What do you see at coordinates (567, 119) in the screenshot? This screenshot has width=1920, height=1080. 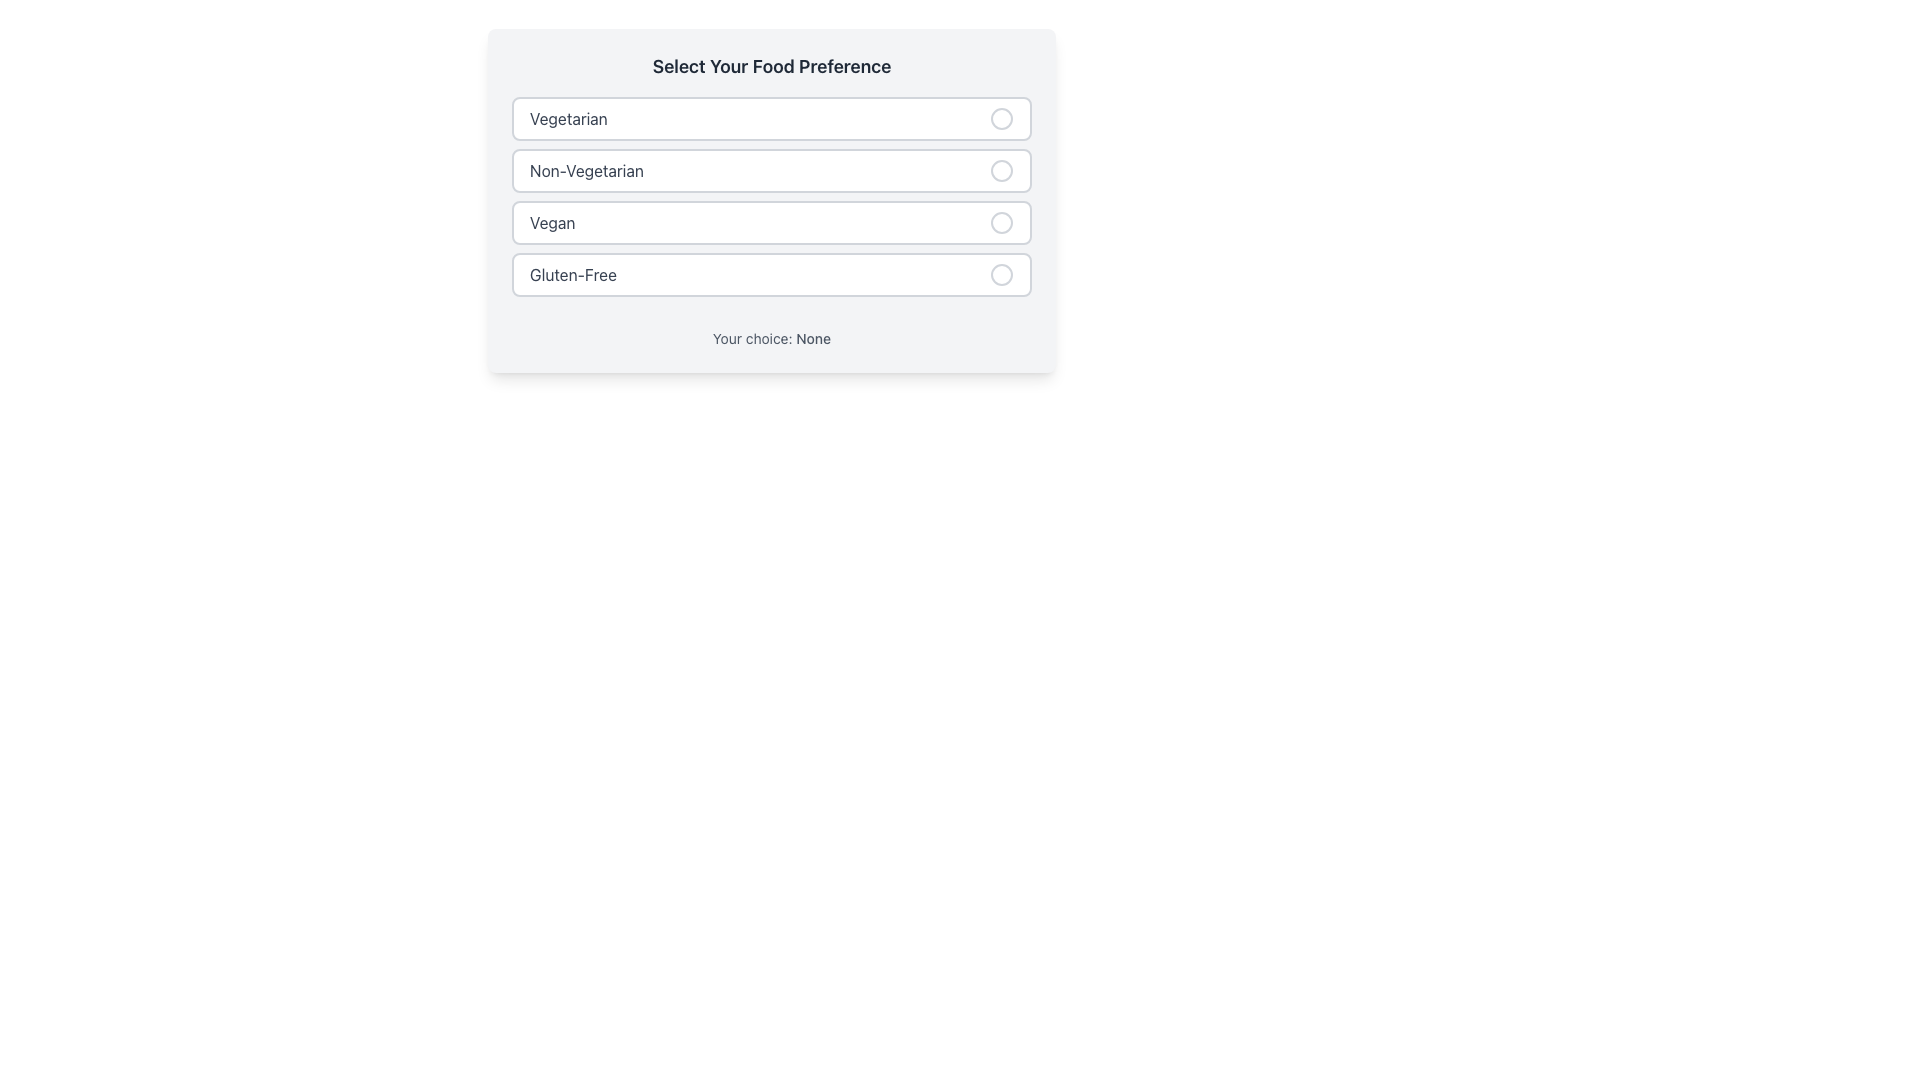 I see `the 'Vegetarian' label in the food preference selection list, which is the first selectable option in the vertical list` at bounding box center [567, 119].